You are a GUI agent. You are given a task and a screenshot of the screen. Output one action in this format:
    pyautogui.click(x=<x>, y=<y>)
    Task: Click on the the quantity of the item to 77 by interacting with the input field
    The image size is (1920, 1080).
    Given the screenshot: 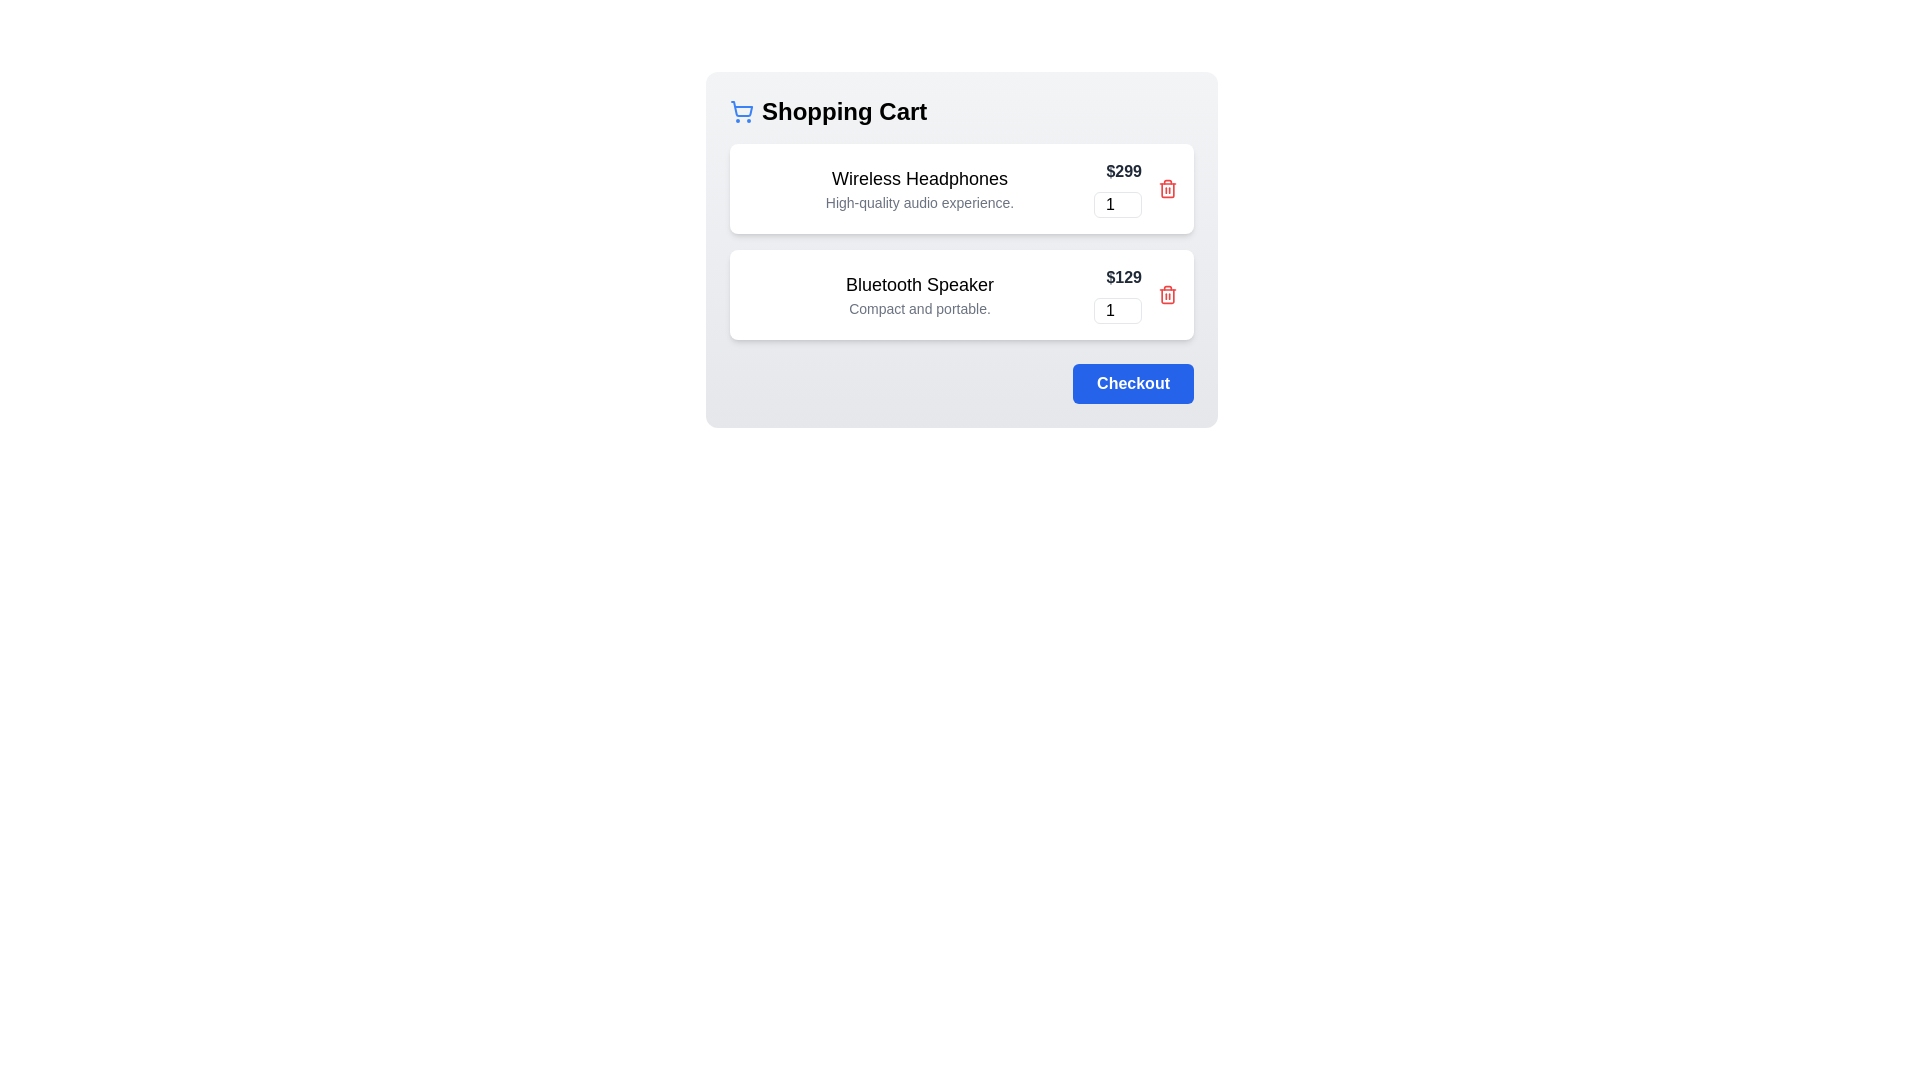 What is the action you would take?
    pyautogui.click(x=1117, y=204)
    